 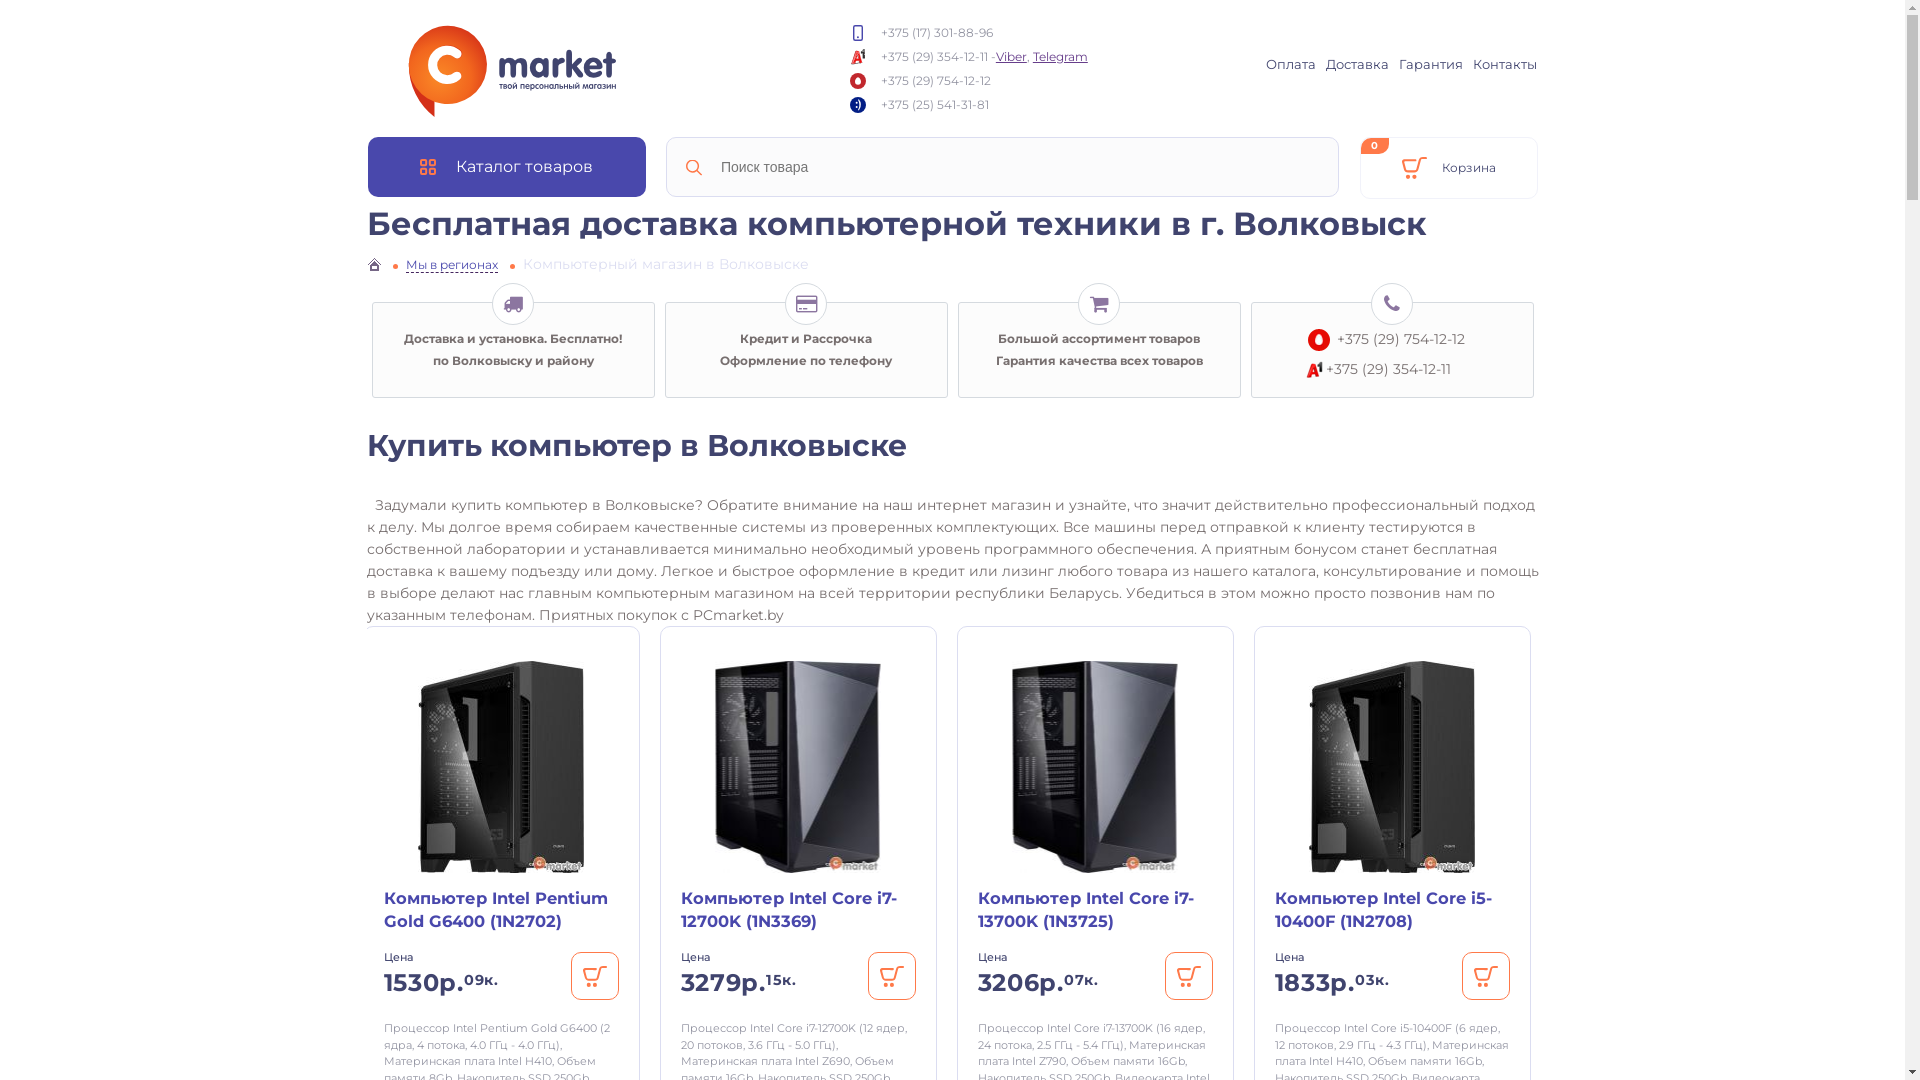 I want to click on 'Telegram', so click(x=1059, y=54).